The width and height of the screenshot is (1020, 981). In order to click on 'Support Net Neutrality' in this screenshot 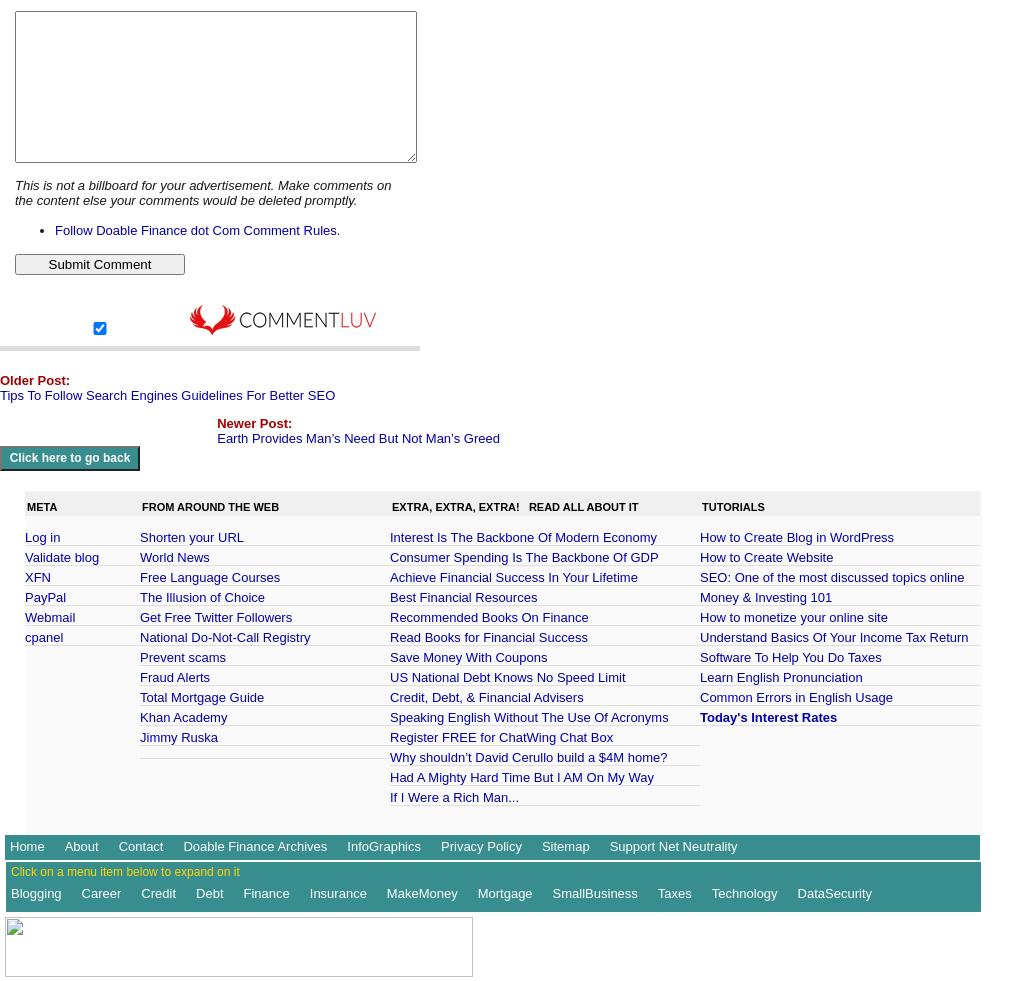, I will do `click(672, 845)`.